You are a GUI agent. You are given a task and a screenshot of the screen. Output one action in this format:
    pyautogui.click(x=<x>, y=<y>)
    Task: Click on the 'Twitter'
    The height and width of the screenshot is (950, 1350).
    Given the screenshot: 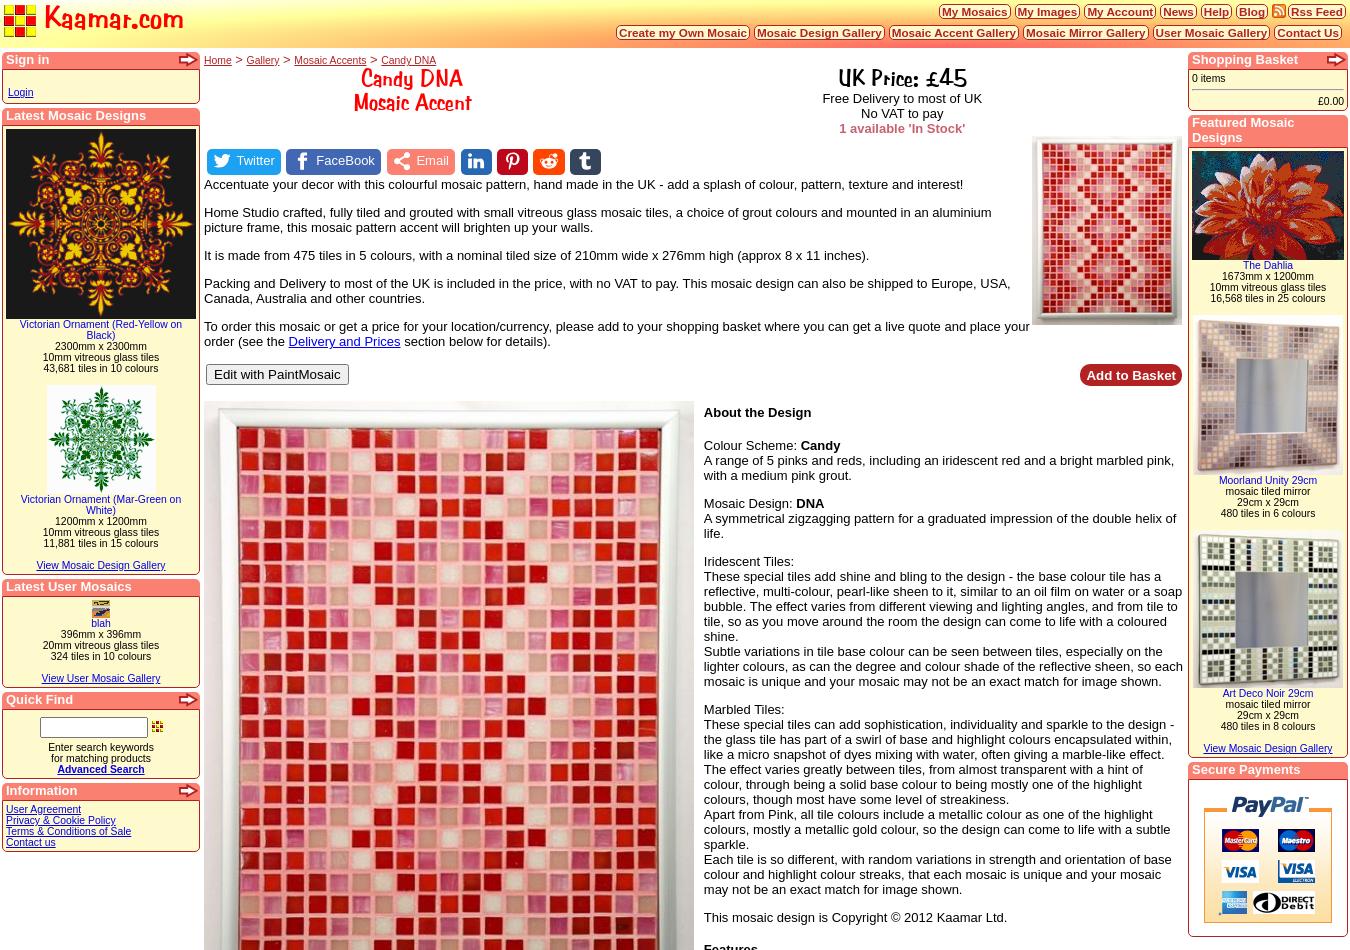 What is the action you would take?
    pyautogui.click(x=254, y=160)
    